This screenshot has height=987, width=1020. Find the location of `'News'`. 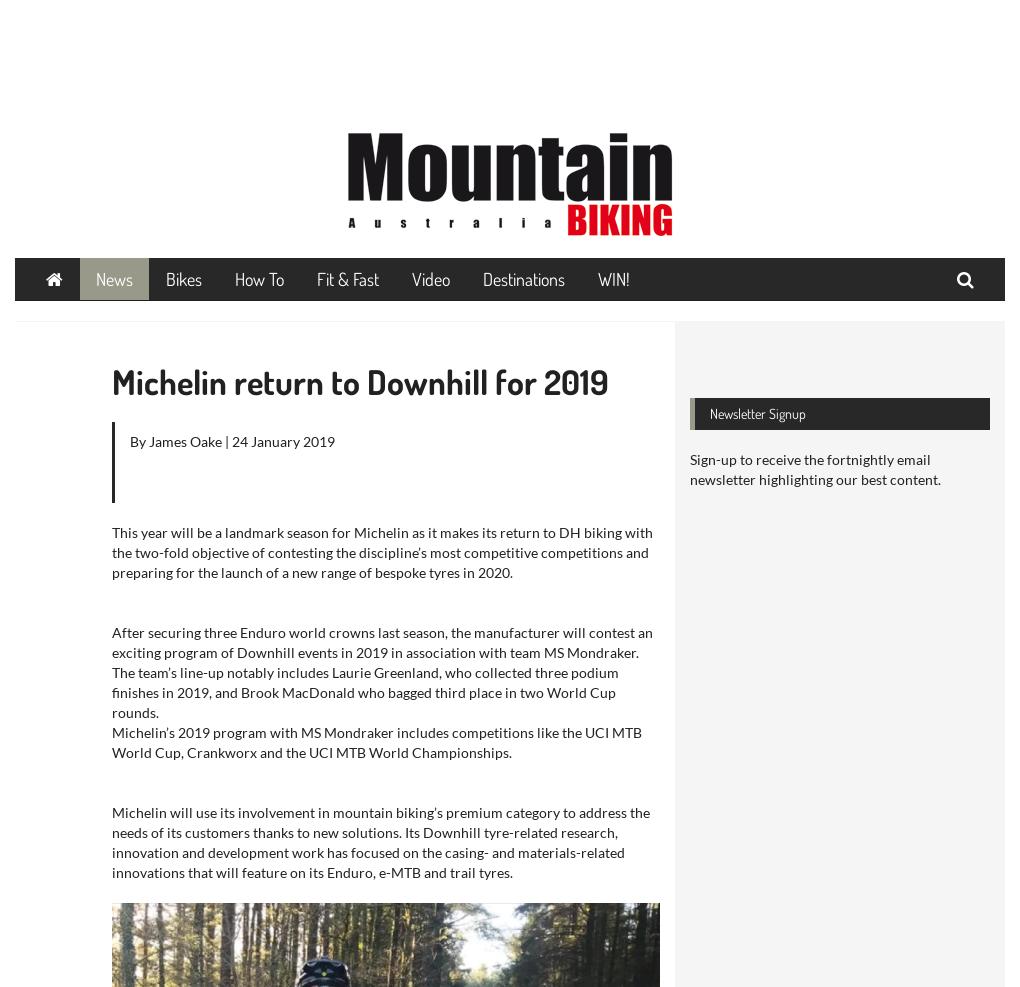

'News' is located at coordinates (113, 279).